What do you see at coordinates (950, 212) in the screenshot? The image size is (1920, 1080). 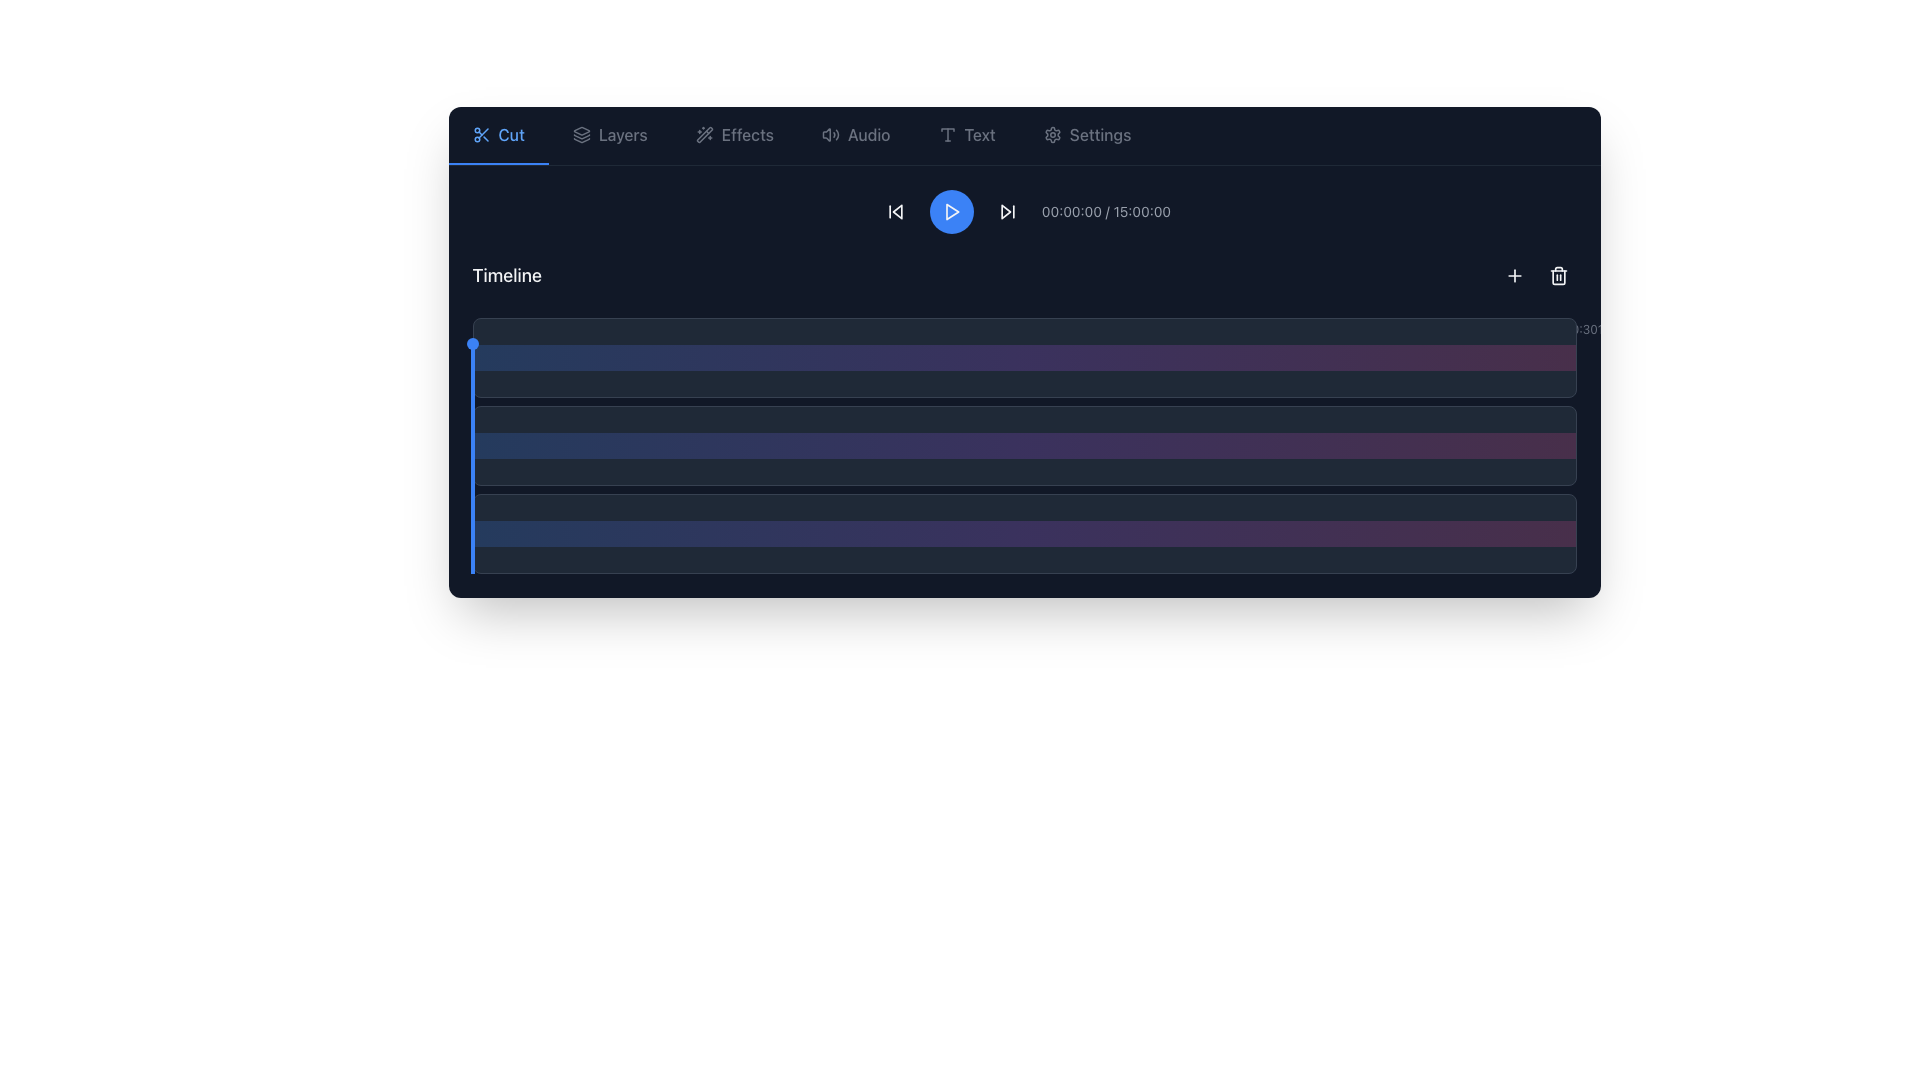 I see `the play button located at the center of the control buttons group` at bounding box center [950, 212].